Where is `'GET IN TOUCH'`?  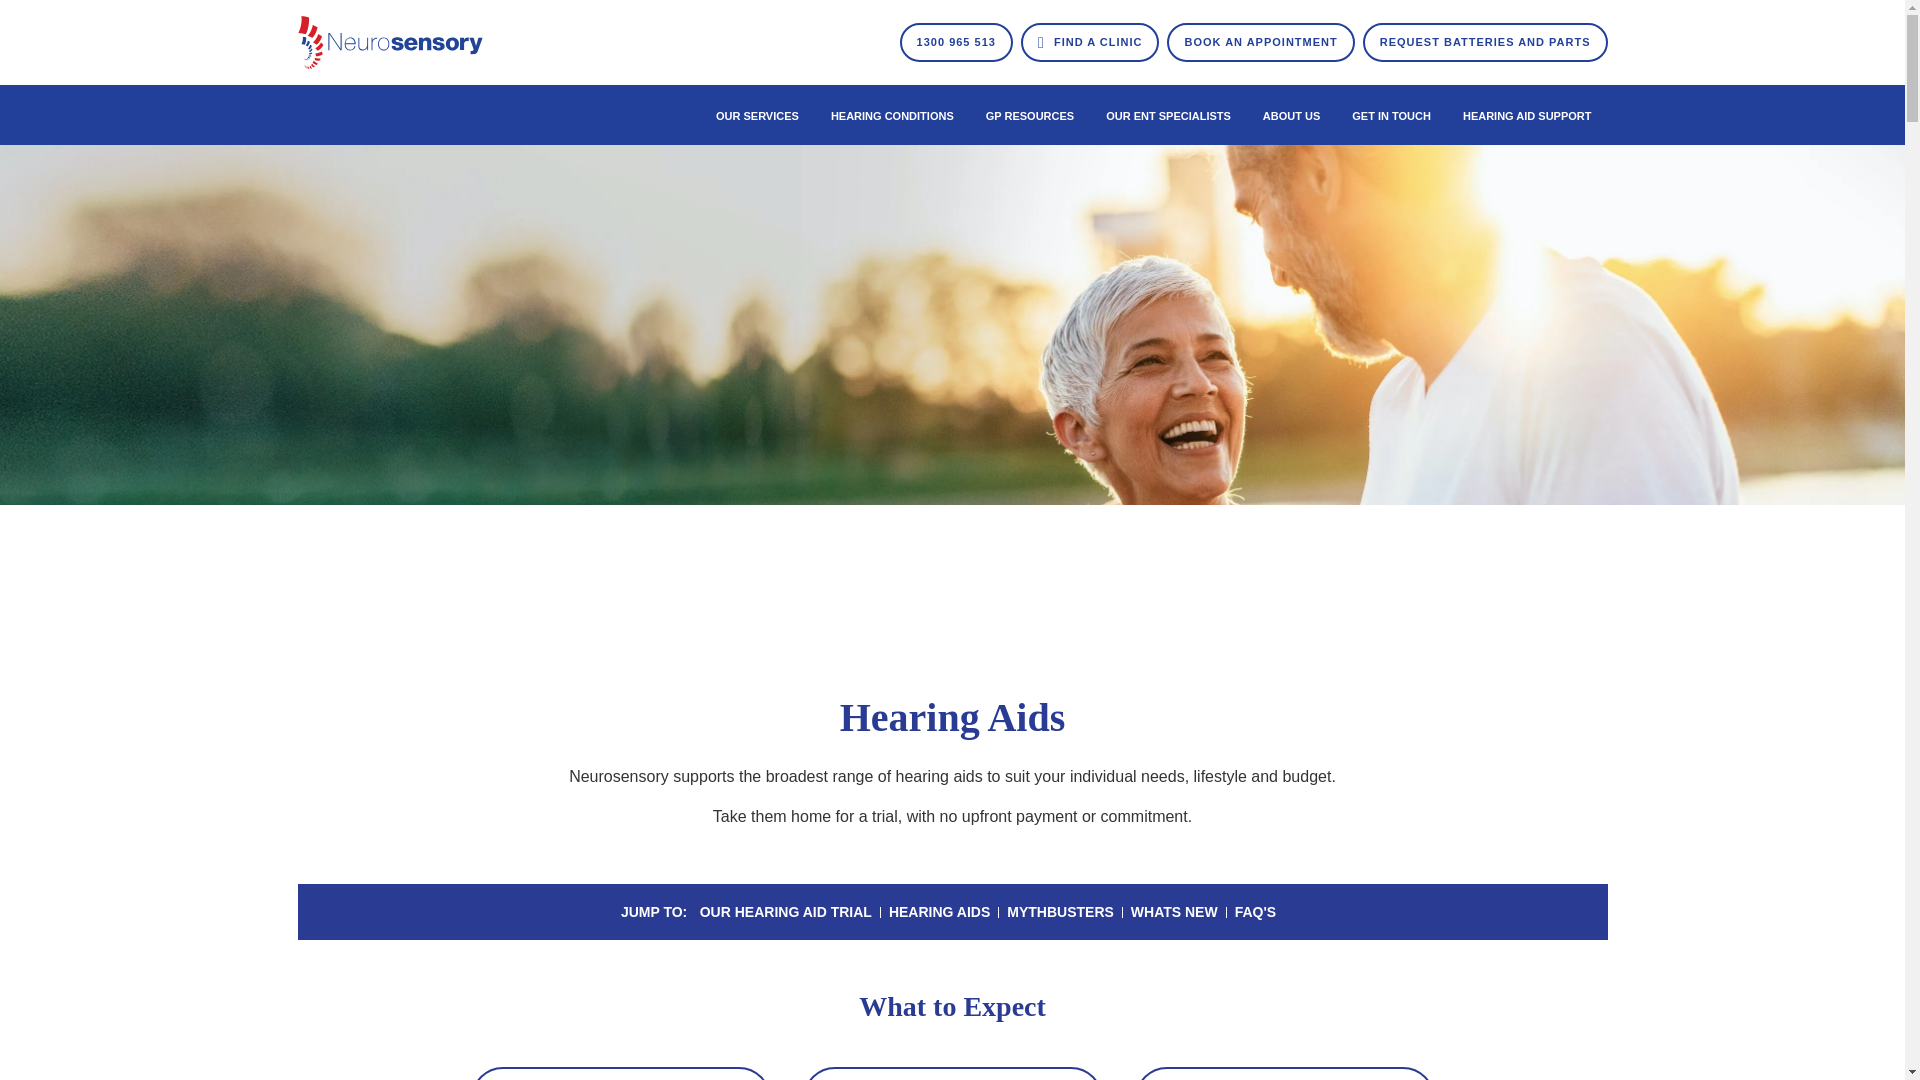 'GET IN TOUCH' is located at coordinates (1390, 115).